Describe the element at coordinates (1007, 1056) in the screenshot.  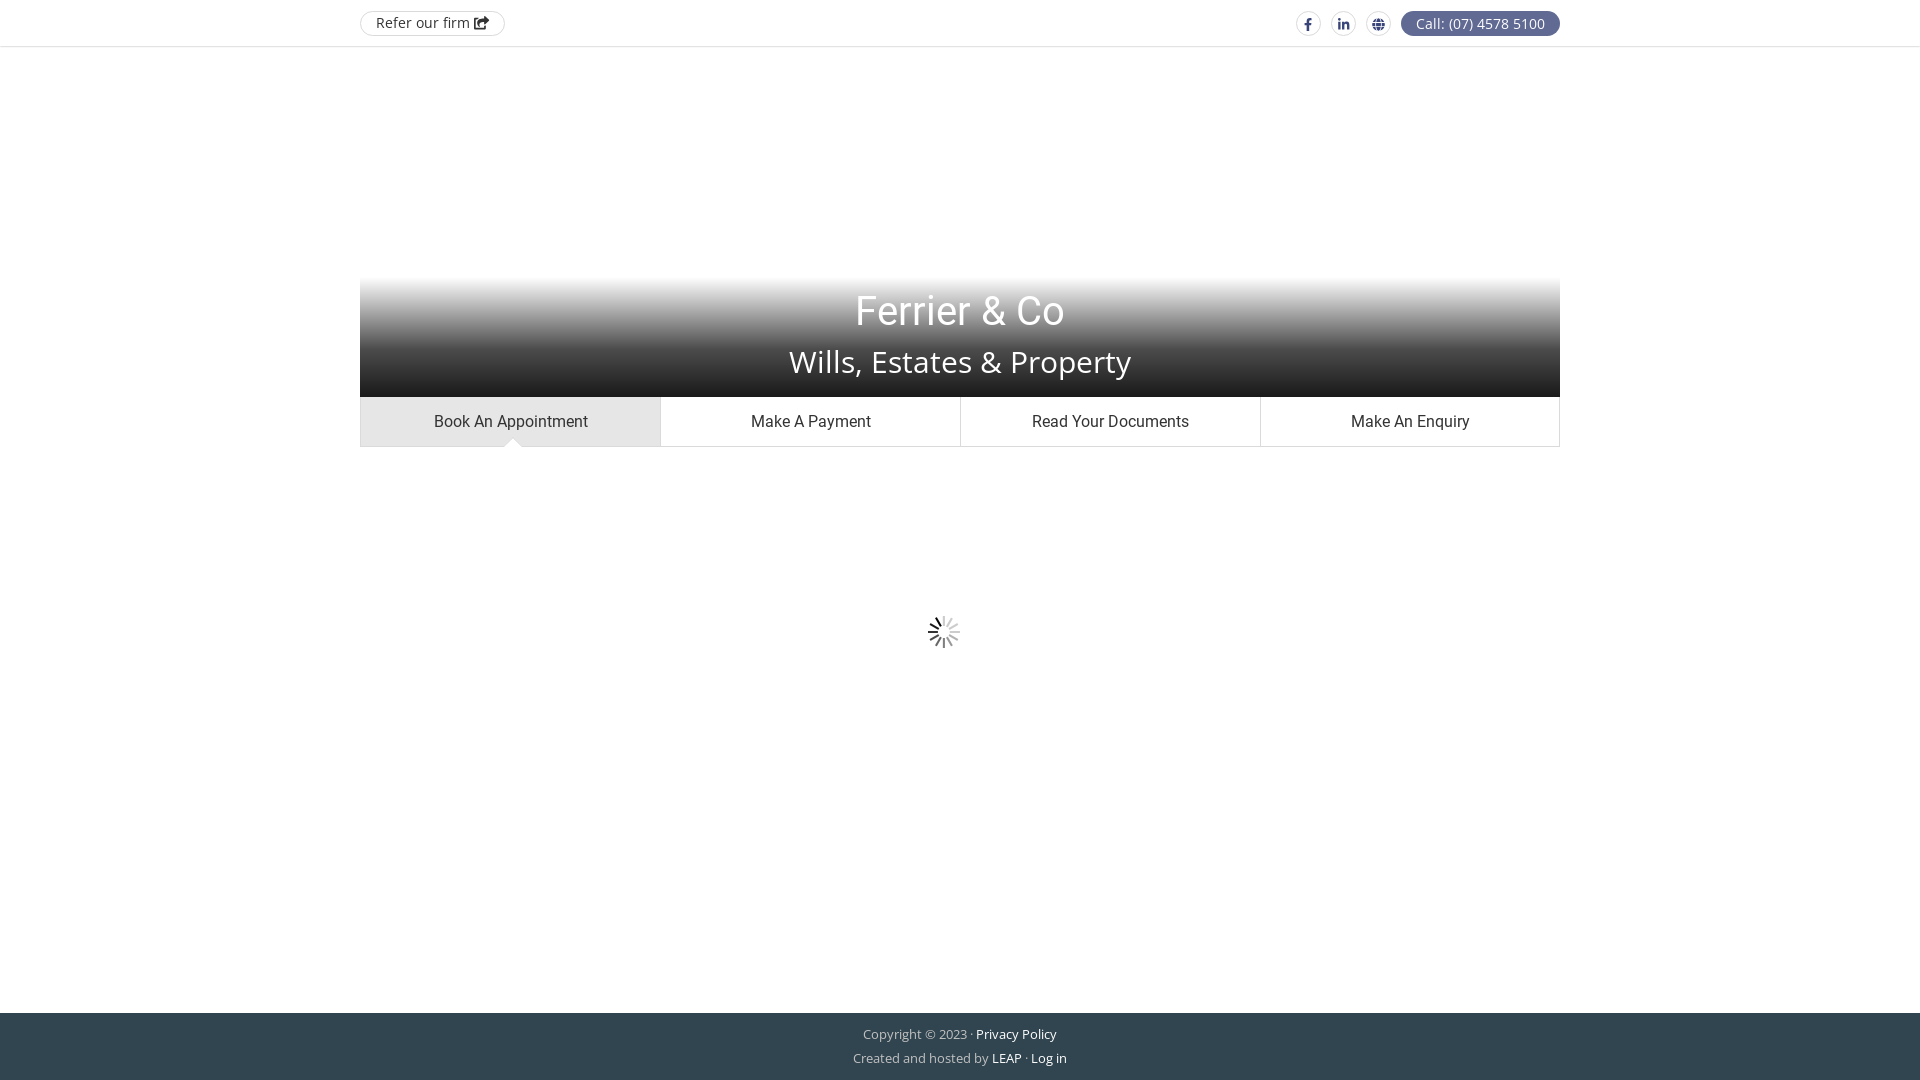
I see `'LEAP'` at that location.